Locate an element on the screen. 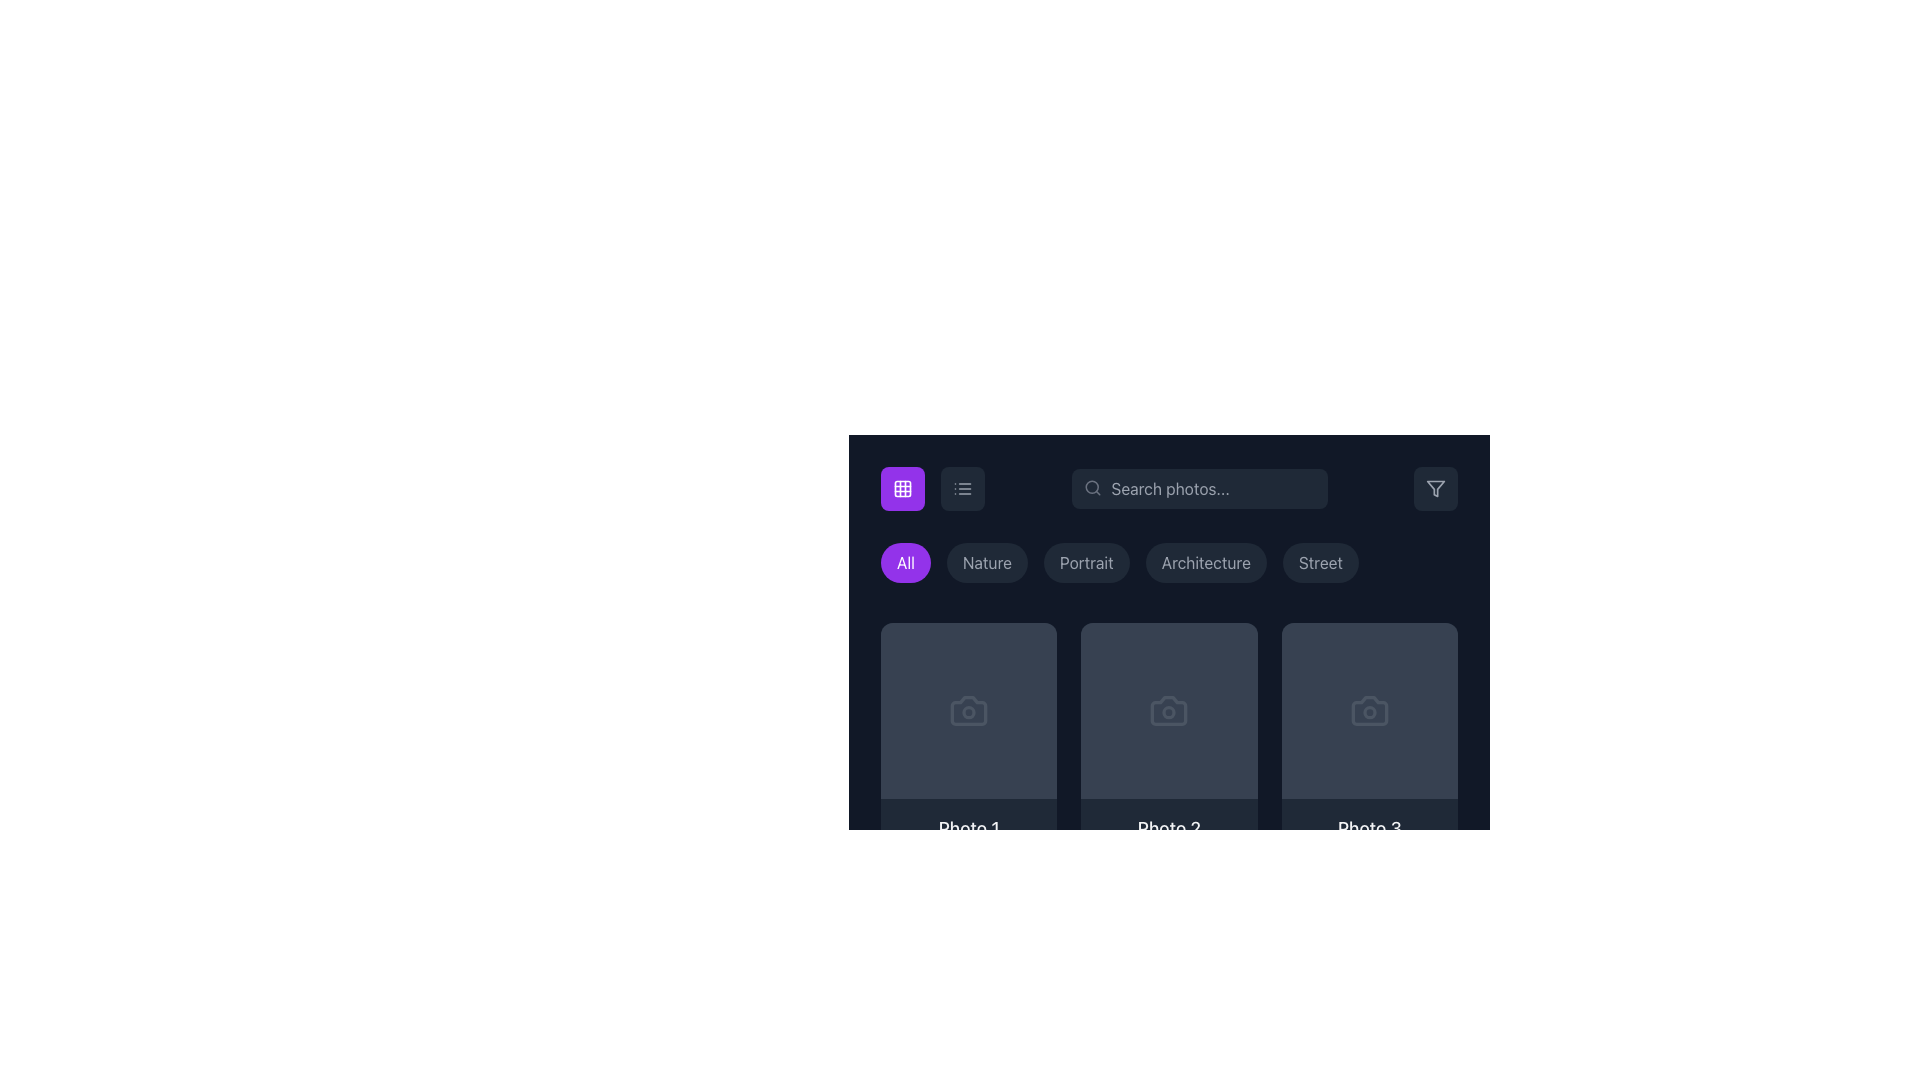 This screenshot has height=1080, width=1920. the filter button labeled 'Street' to filter the displayed content accordingly is located at coordinates (1320, 563).